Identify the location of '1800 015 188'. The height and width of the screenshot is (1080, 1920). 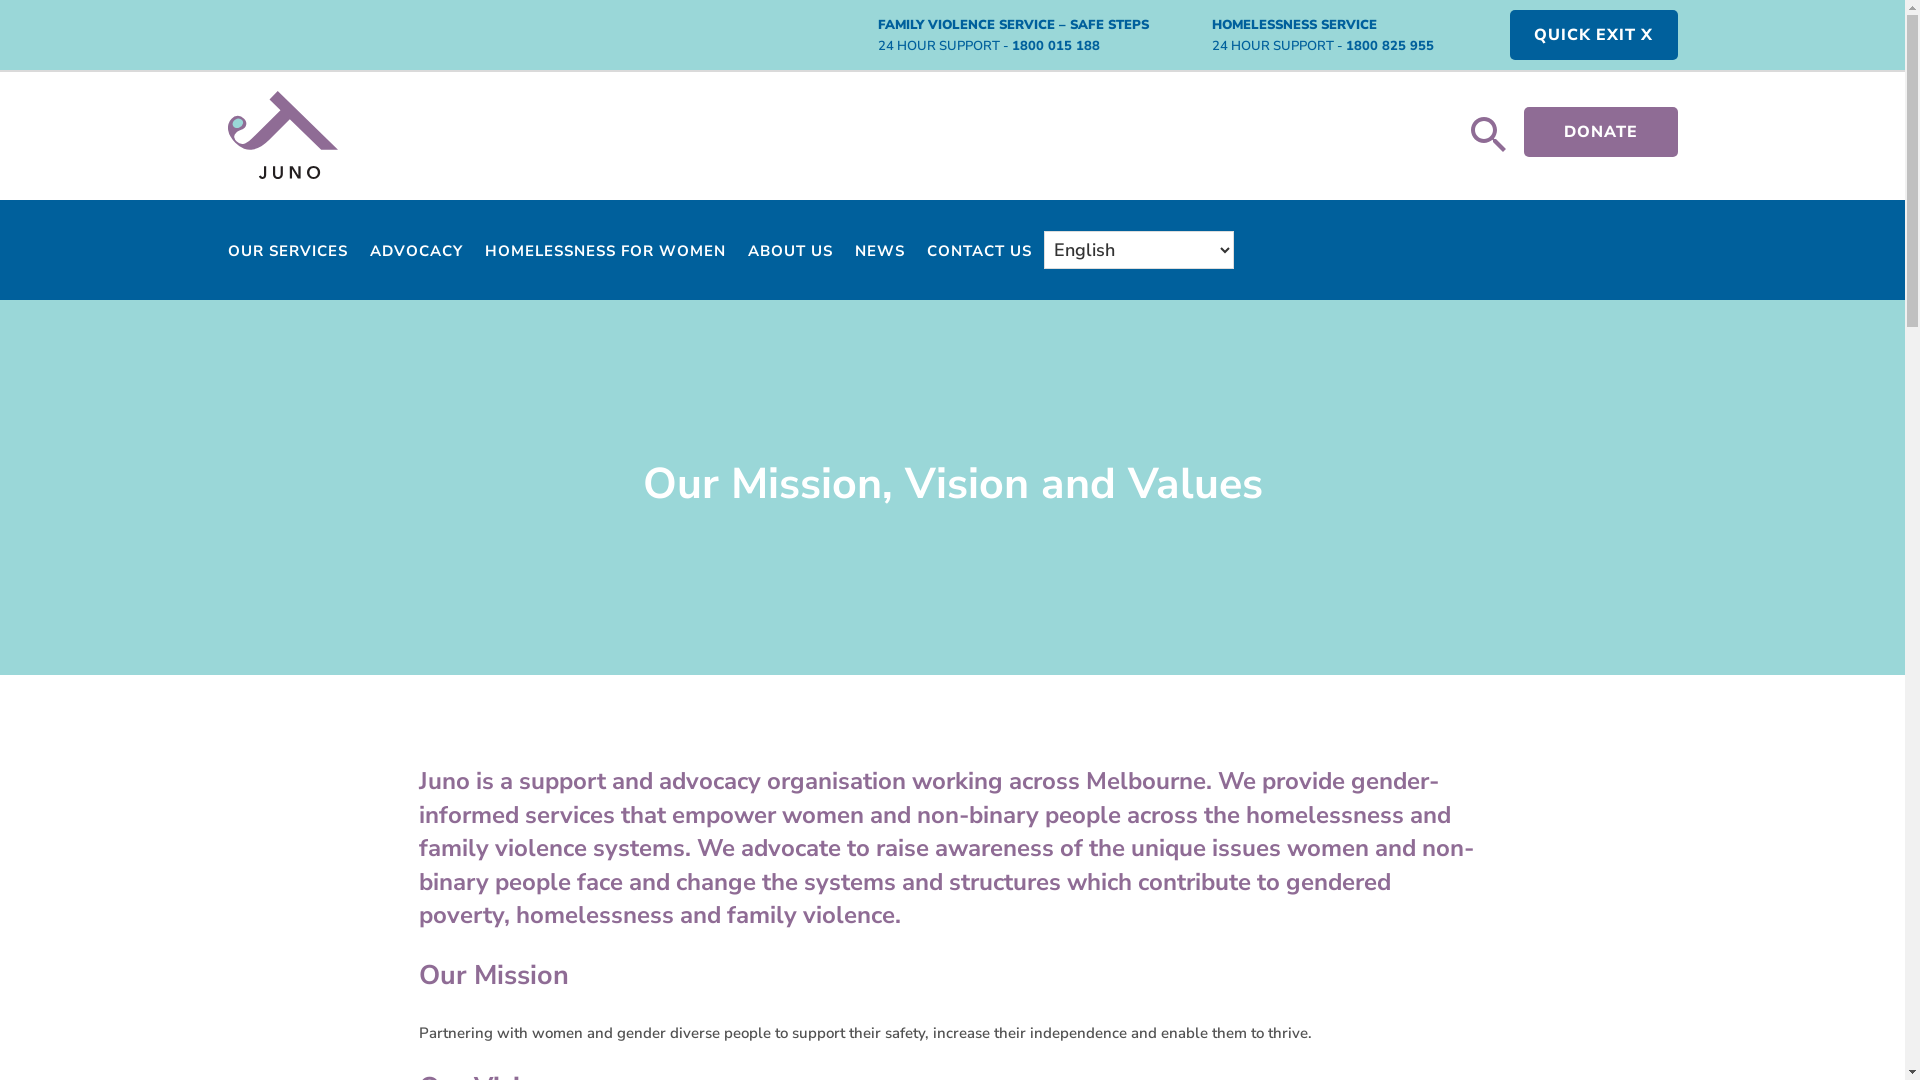
(1012, 45).